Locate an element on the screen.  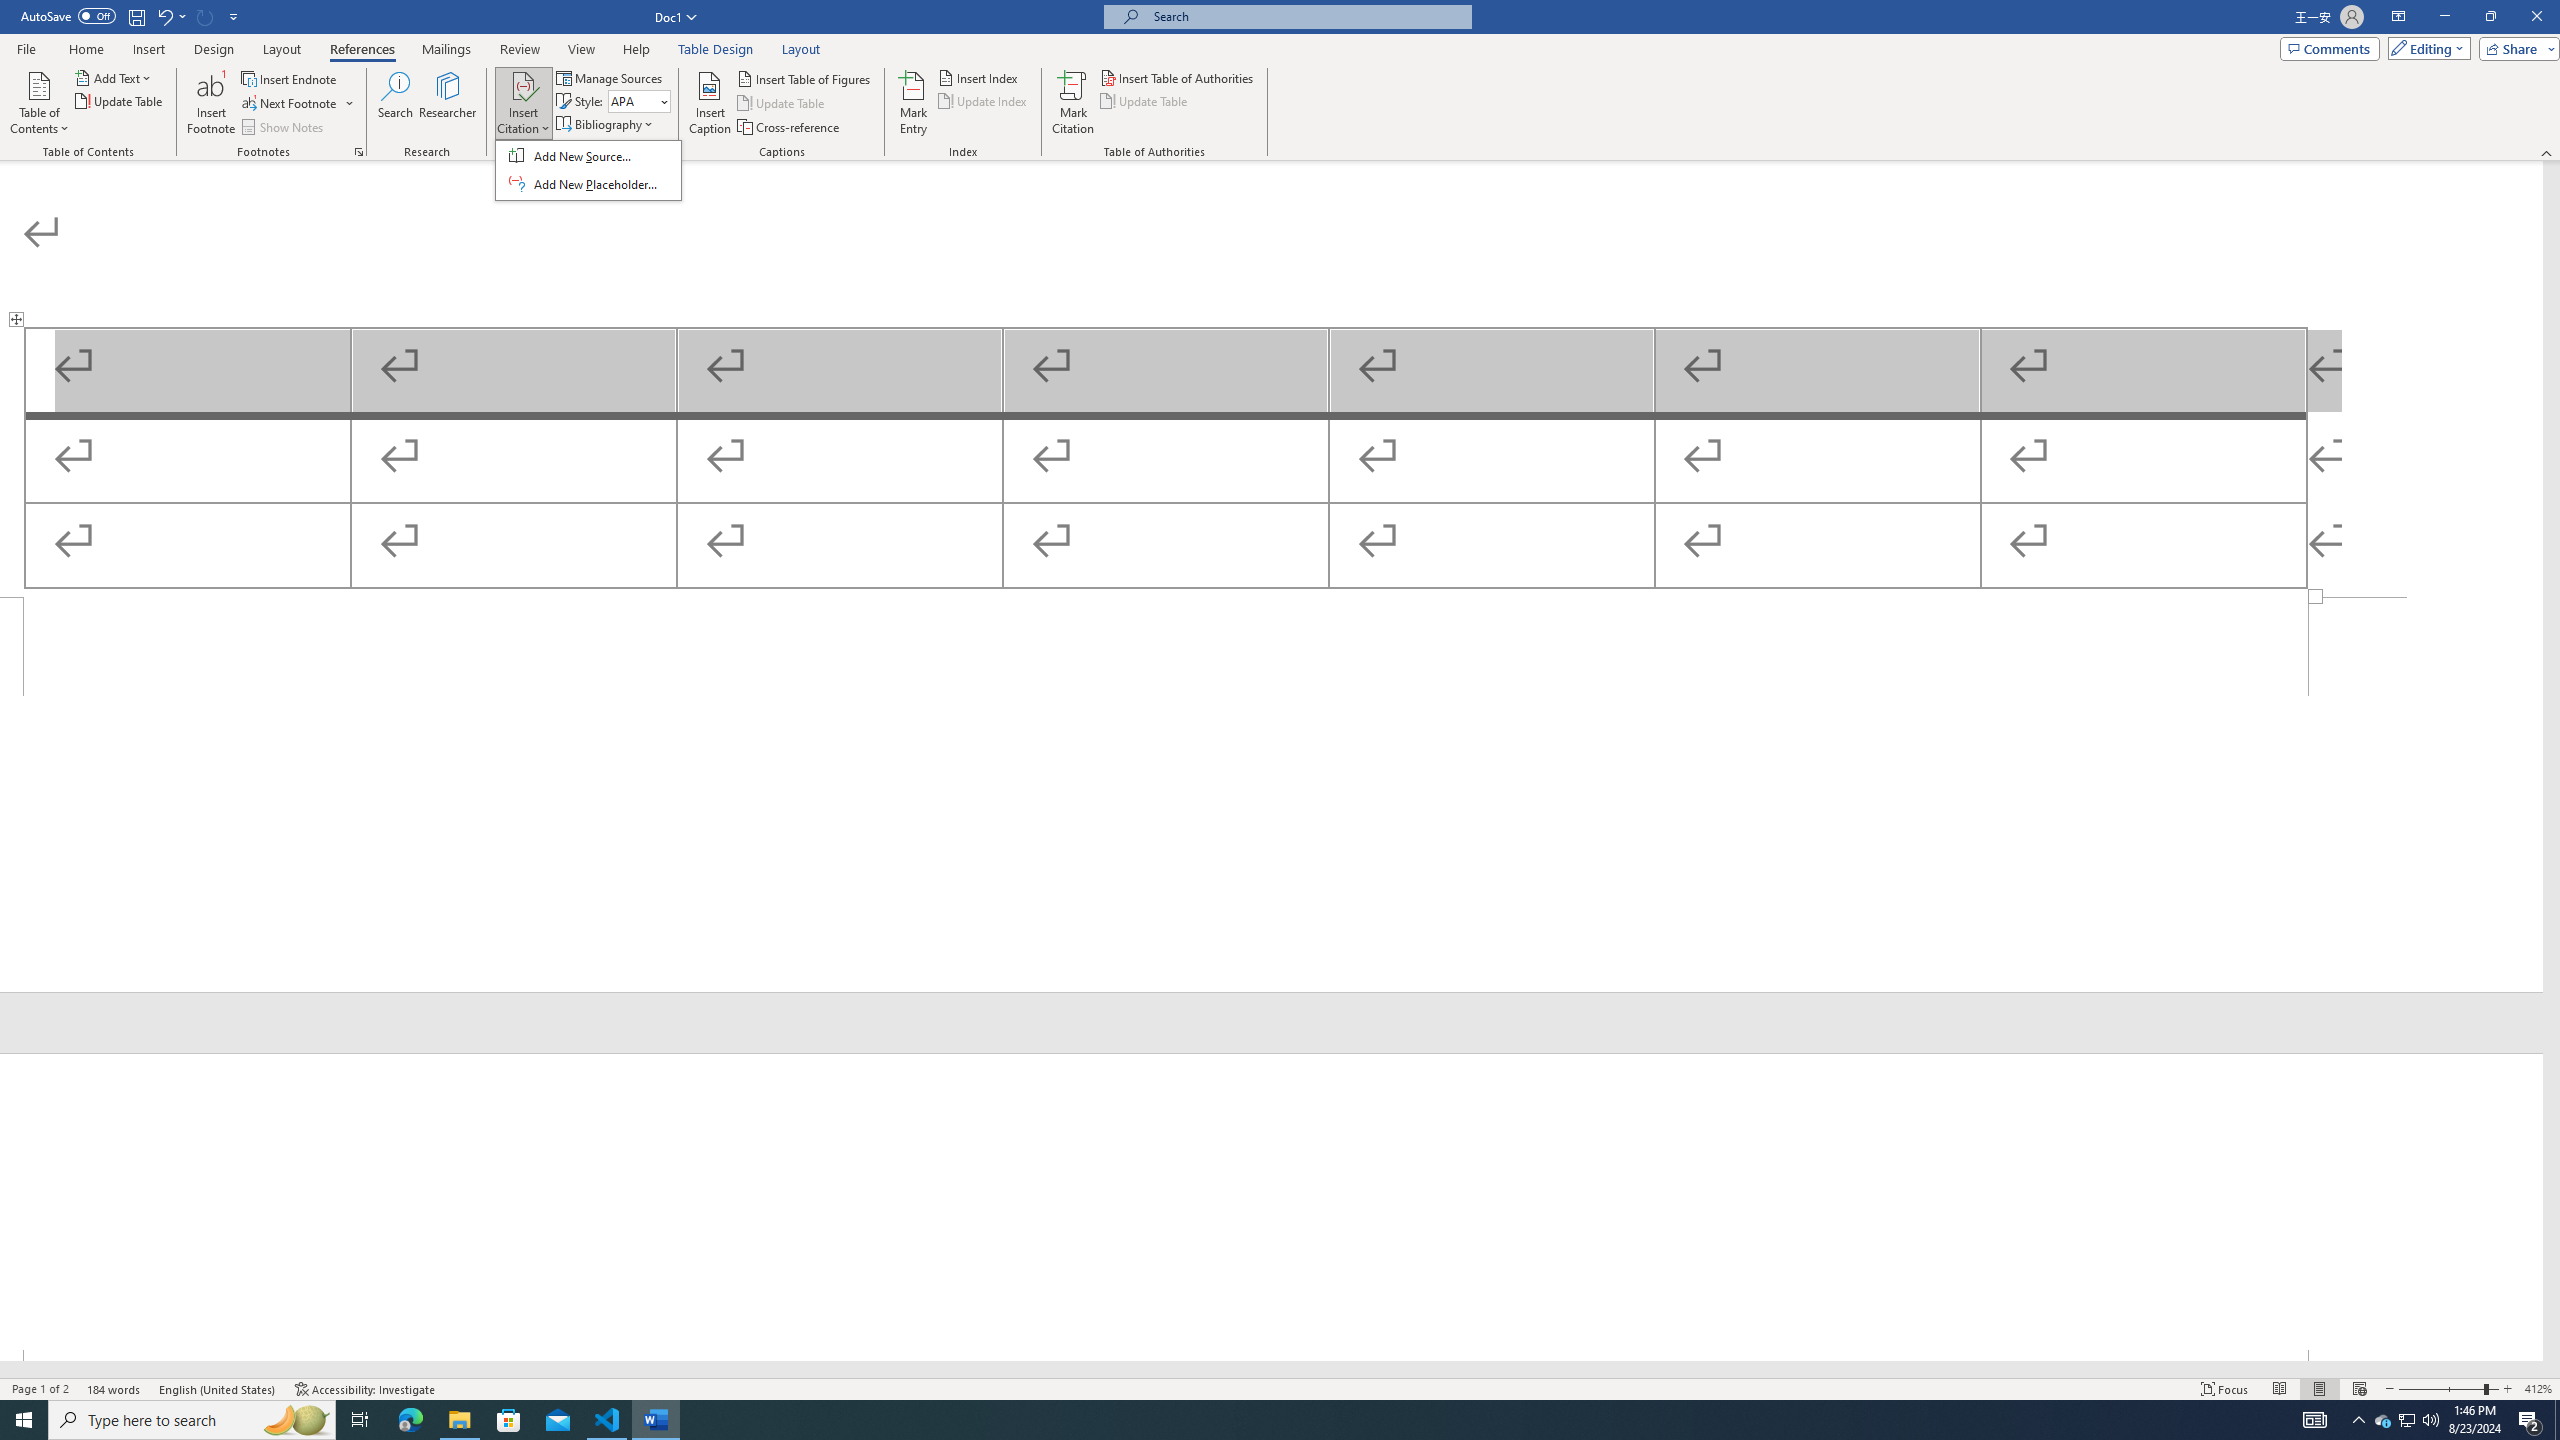
'Class: MsoCommandBar' is located at coordinates (1280, 1387).